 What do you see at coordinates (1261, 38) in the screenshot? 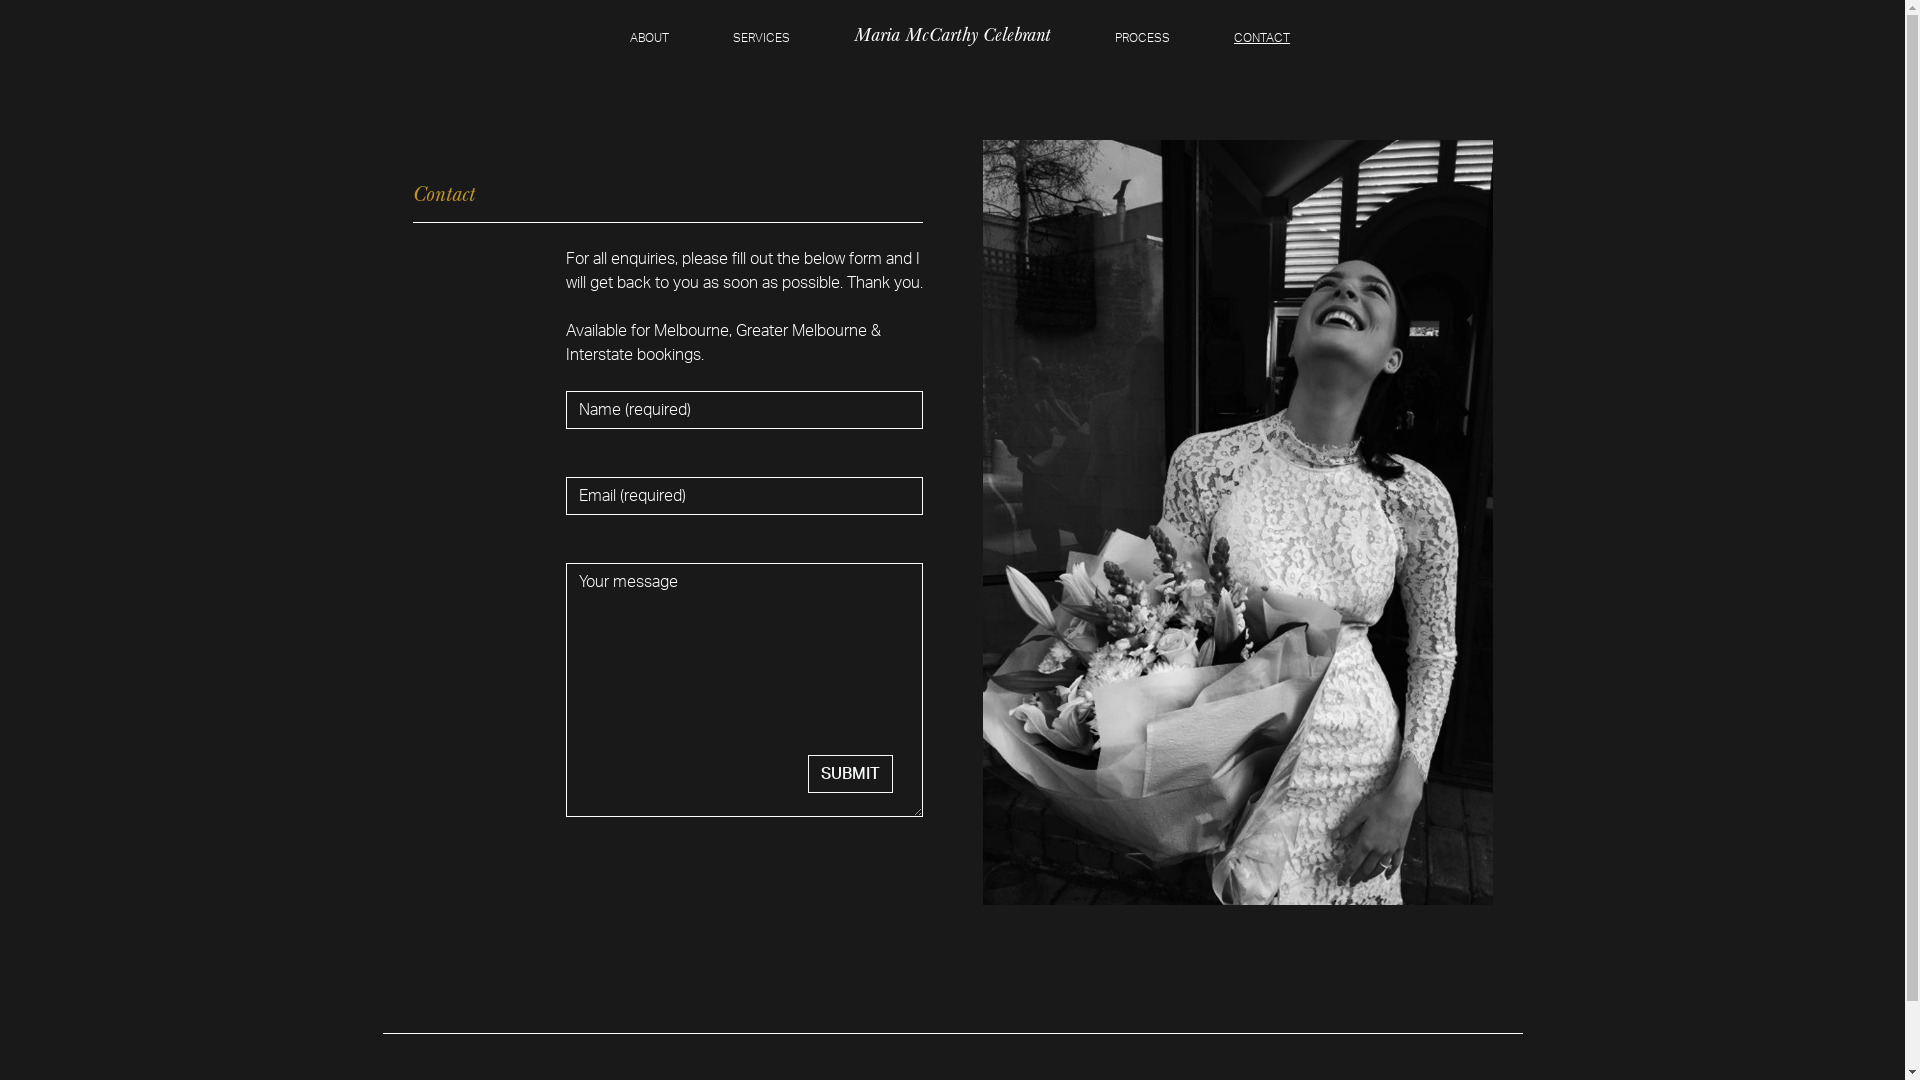
I see `'CONTACT` at bounding box center [1261, 38].